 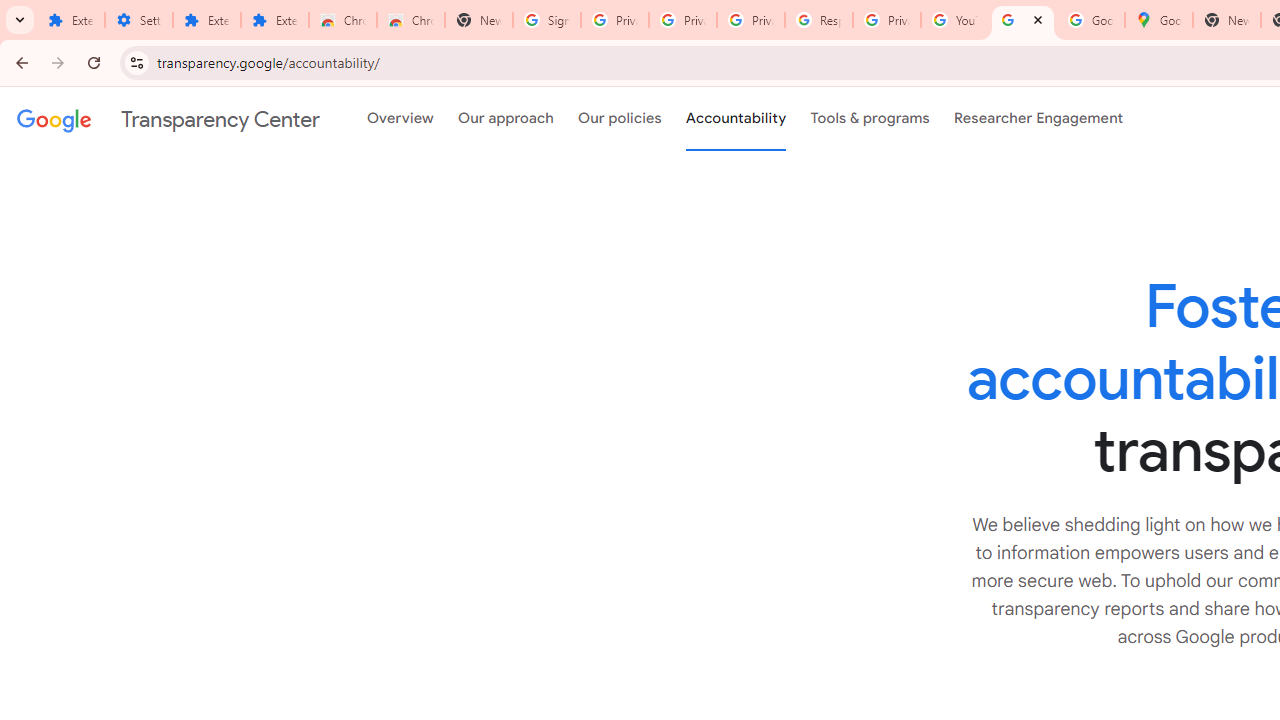 I want to click on 'Extensions', so click(x=206, y=20).